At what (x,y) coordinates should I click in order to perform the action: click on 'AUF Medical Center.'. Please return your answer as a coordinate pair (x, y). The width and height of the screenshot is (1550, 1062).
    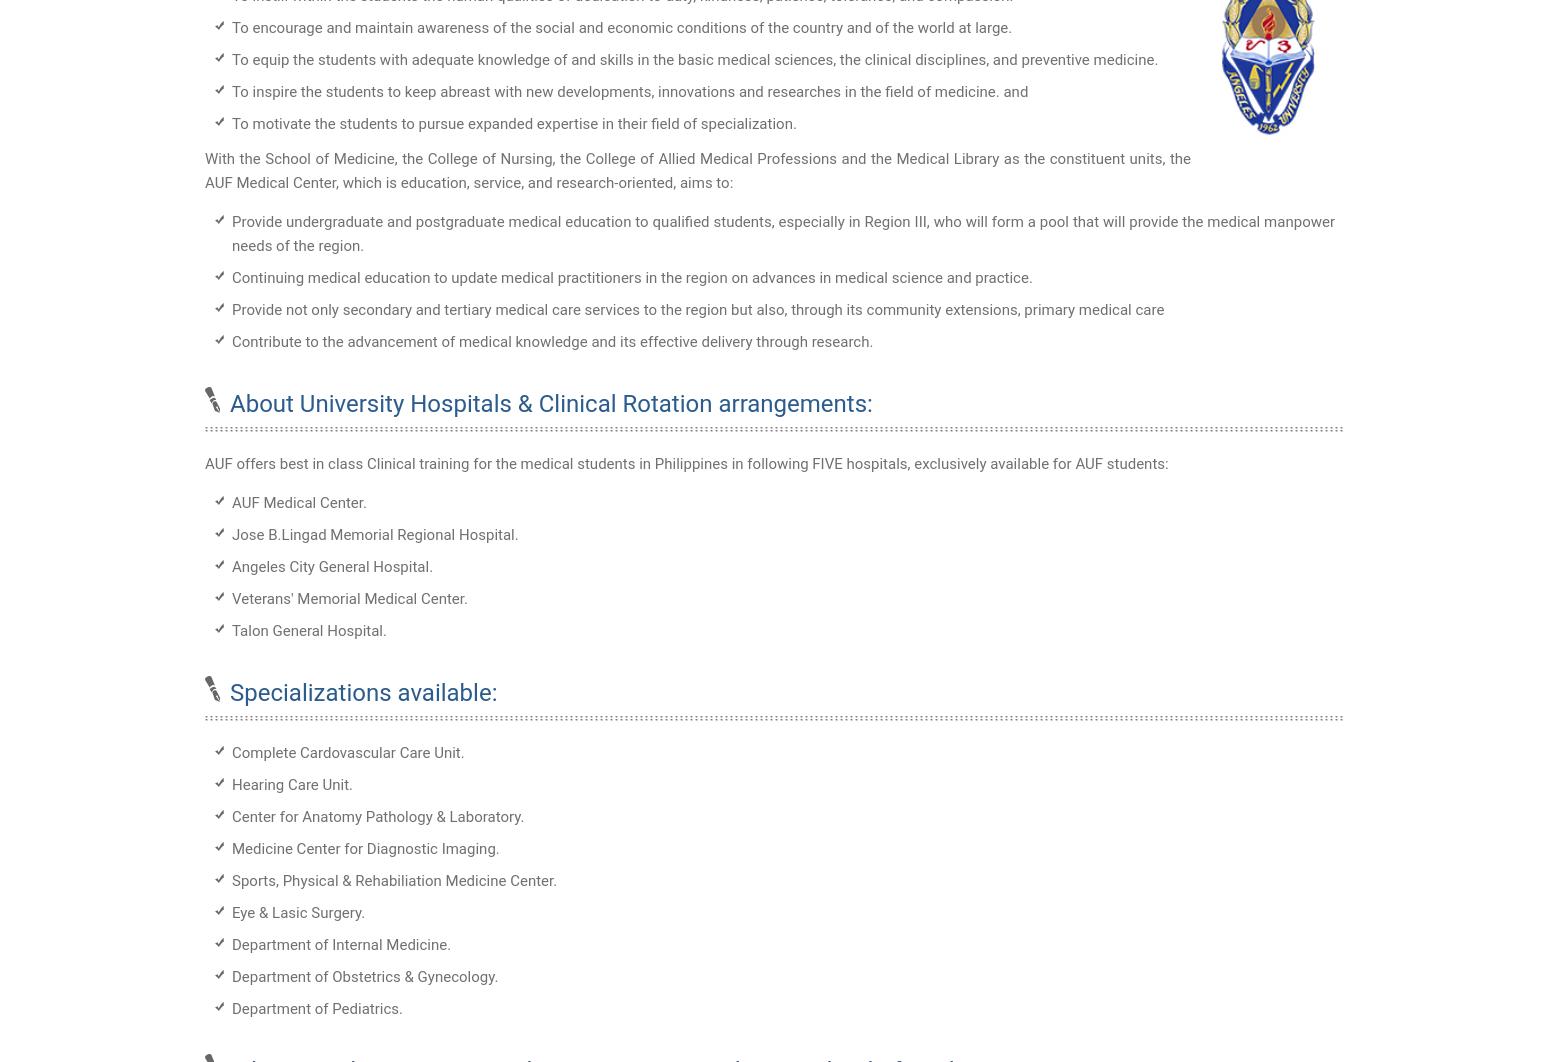
    Looking at the image, I should click on (298, 501).